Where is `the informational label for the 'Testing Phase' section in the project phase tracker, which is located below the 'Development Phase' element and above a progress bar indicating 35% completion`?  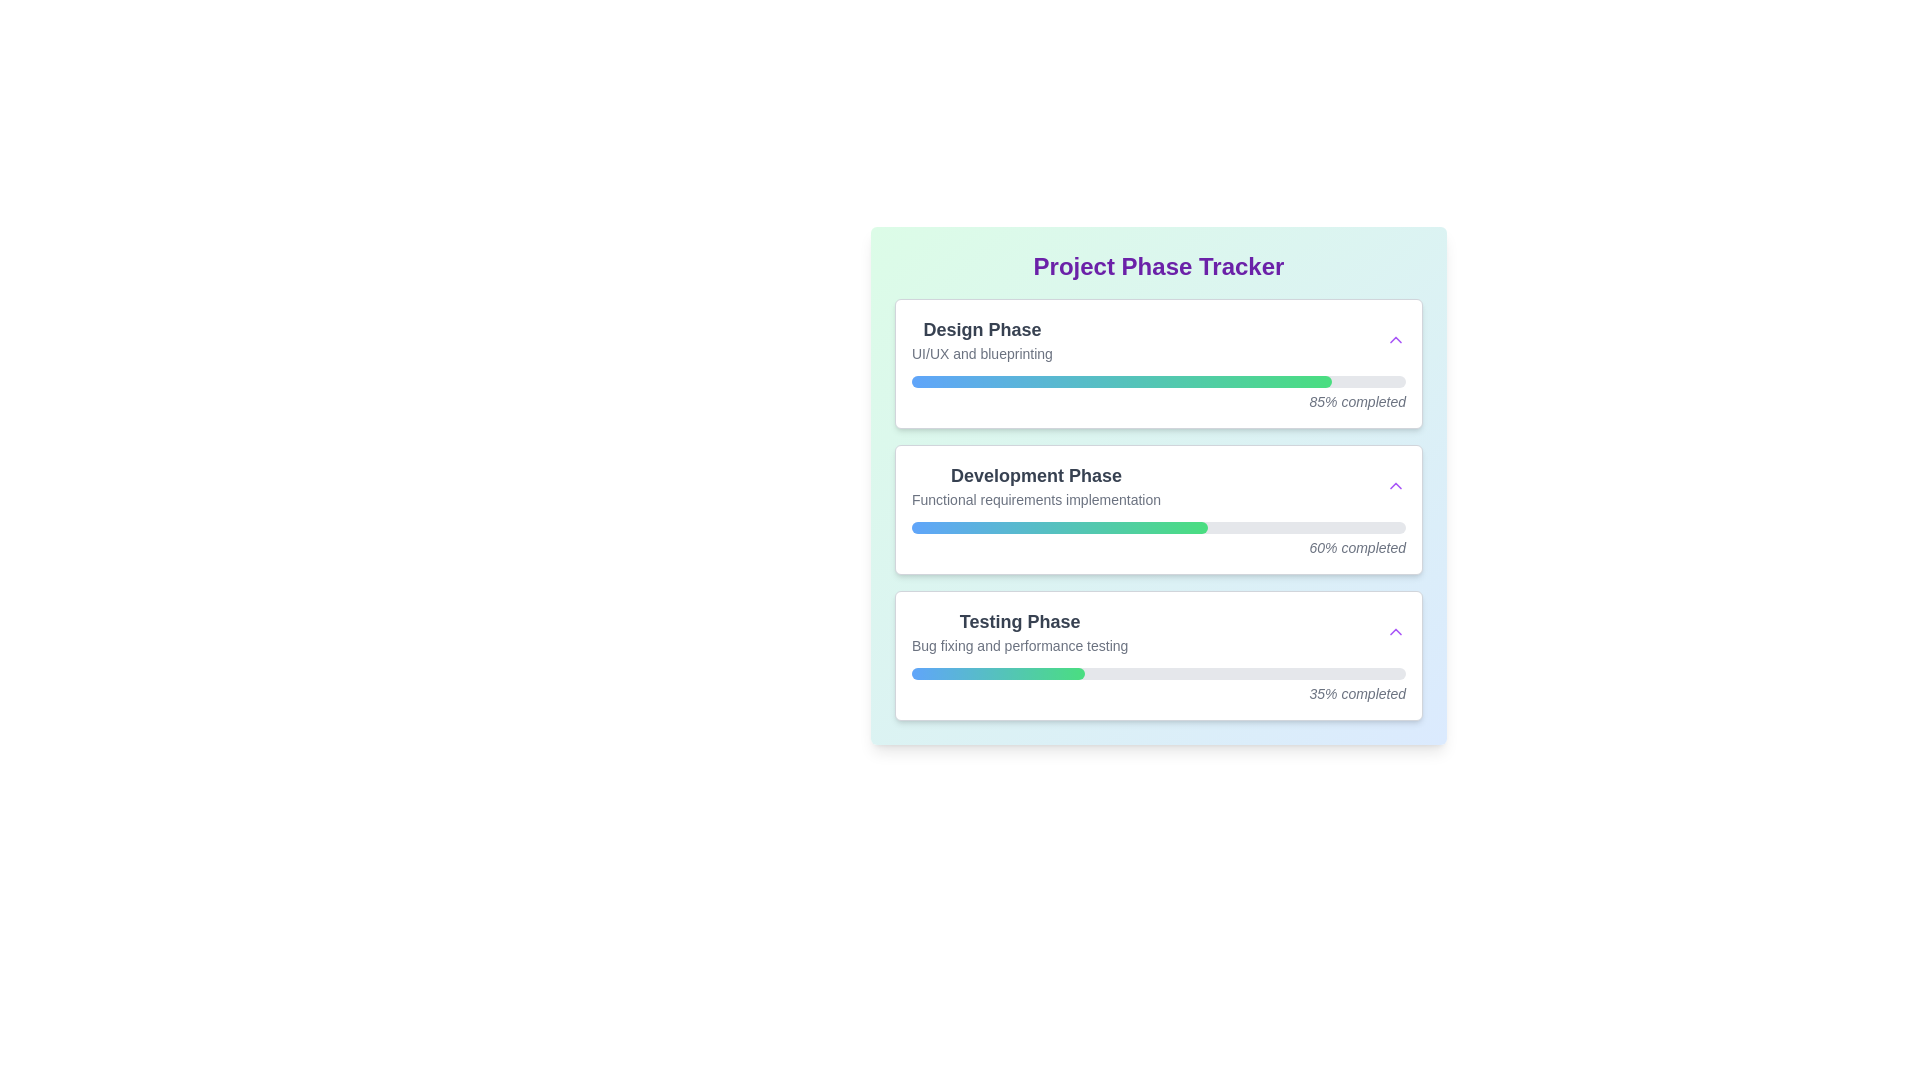 the informational label for the 'Testing Phase' section in the project phase tracker, which is located below the 'Development Phase' element and above a progress bar indicating 35% completion is located at coordinates (1020, 632).